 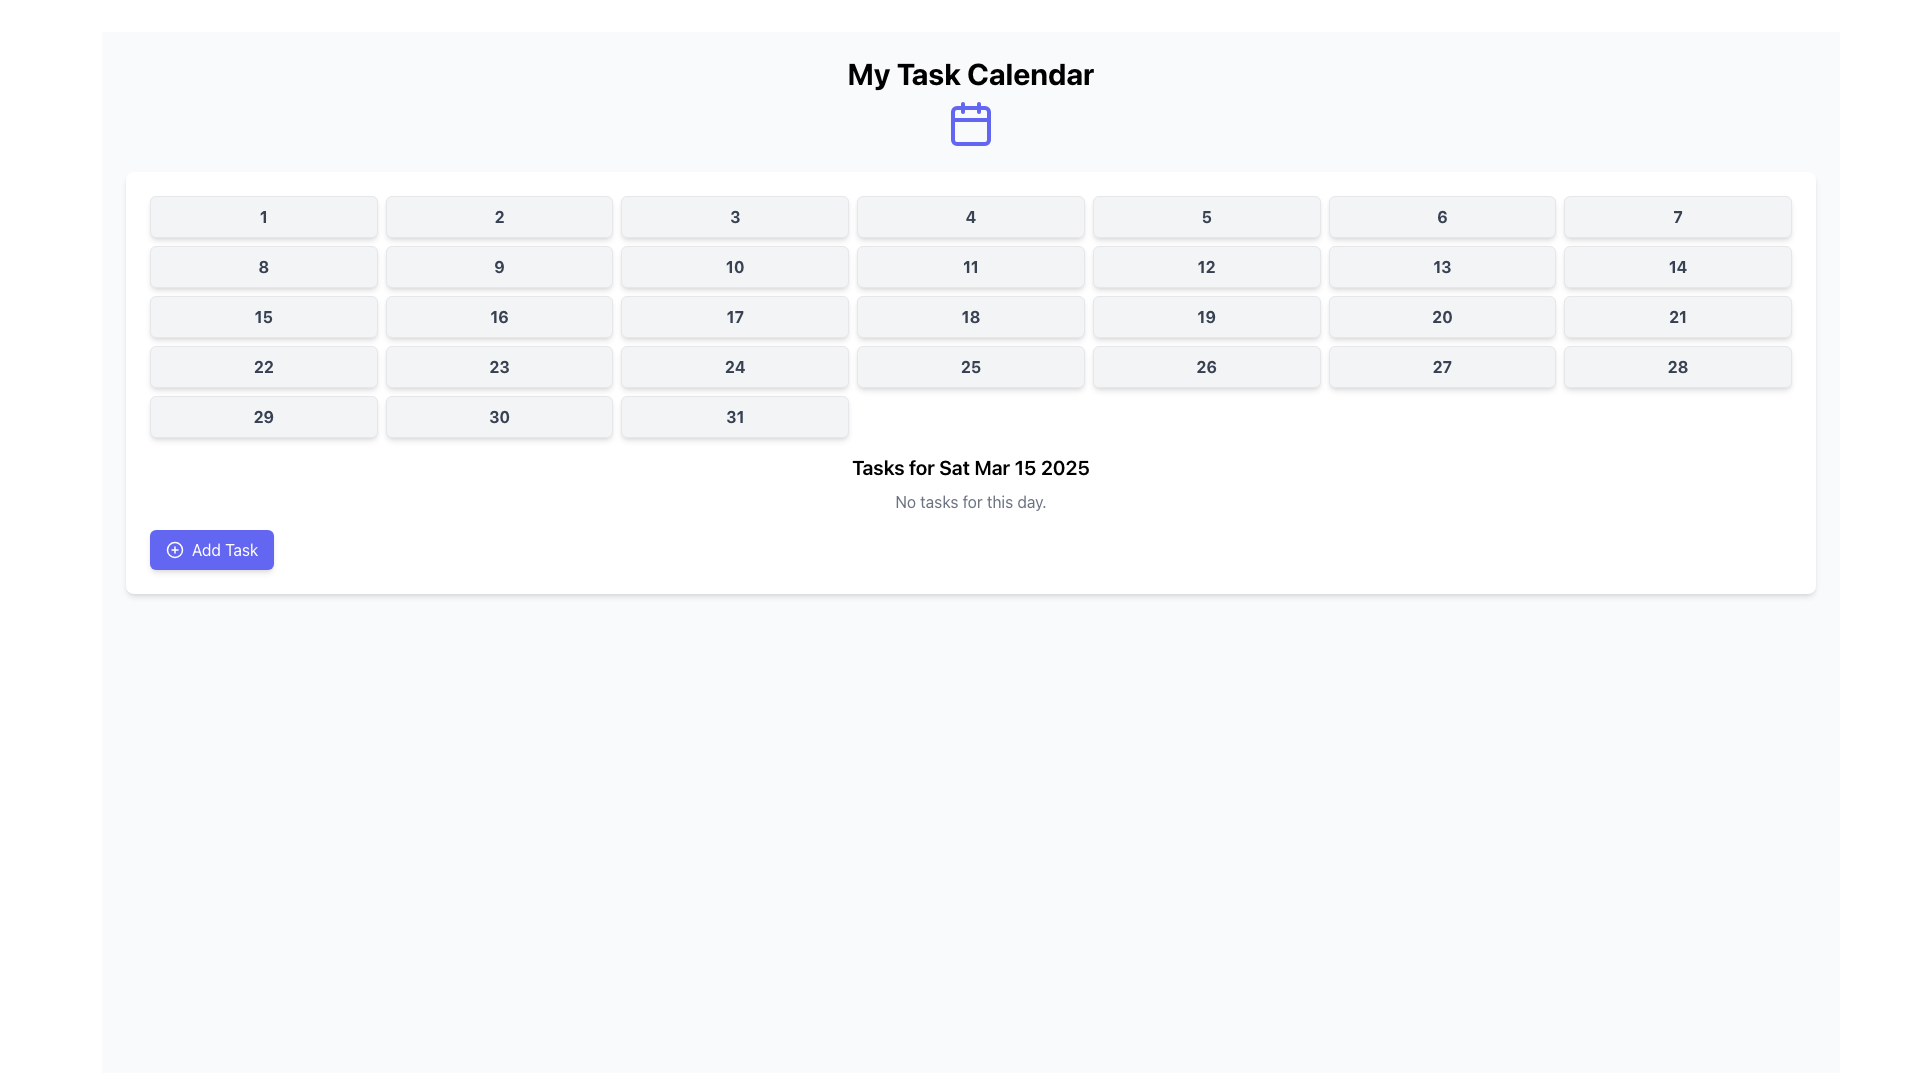 What do you see at coordinates (970, 126) in the screenshot?
I see `the decorative graphical component representing a part of the calendar icon in the 'My Task Calendar' interface, located centrally within the rect element of the calendar` at bounding box center [970, 126].